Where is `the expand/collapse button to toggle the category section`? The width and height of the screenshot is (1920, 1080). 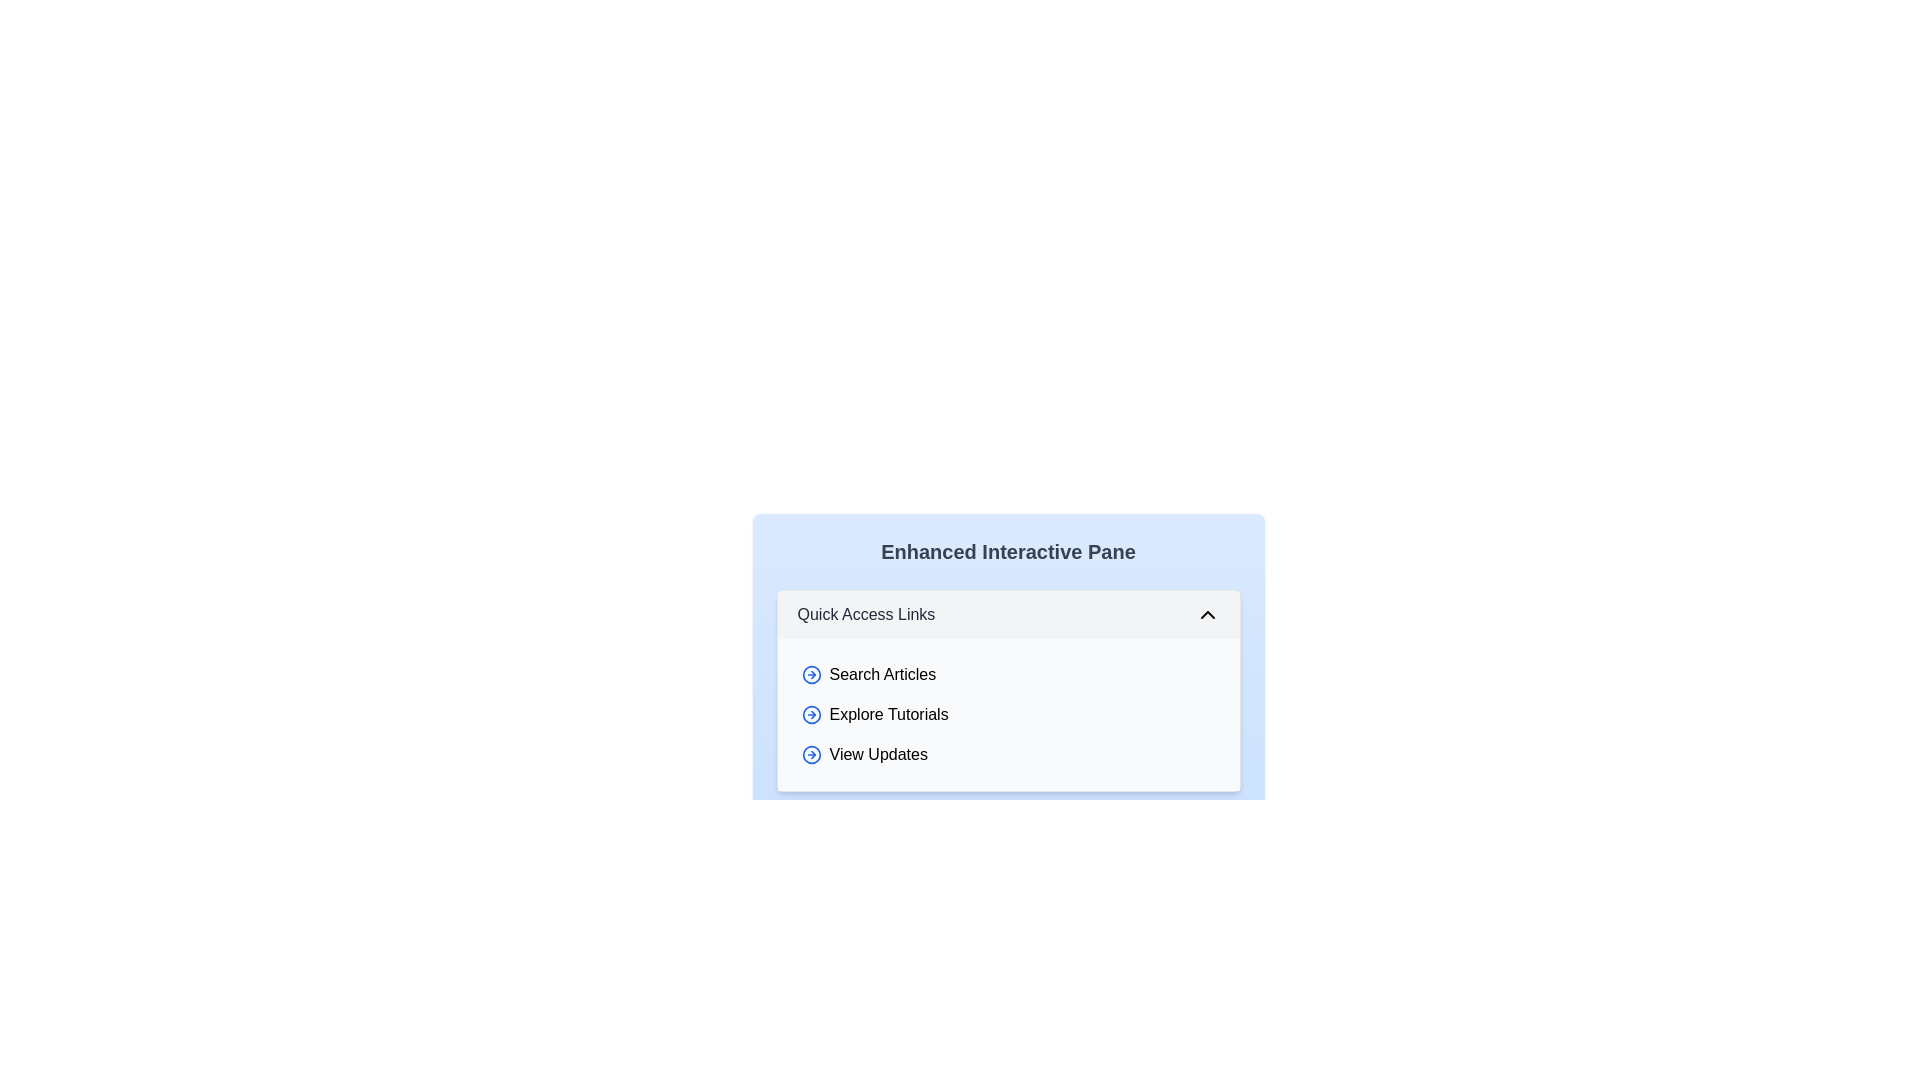
the expand/collapse button to toggle the category section is located at coordinates (1206, 613).